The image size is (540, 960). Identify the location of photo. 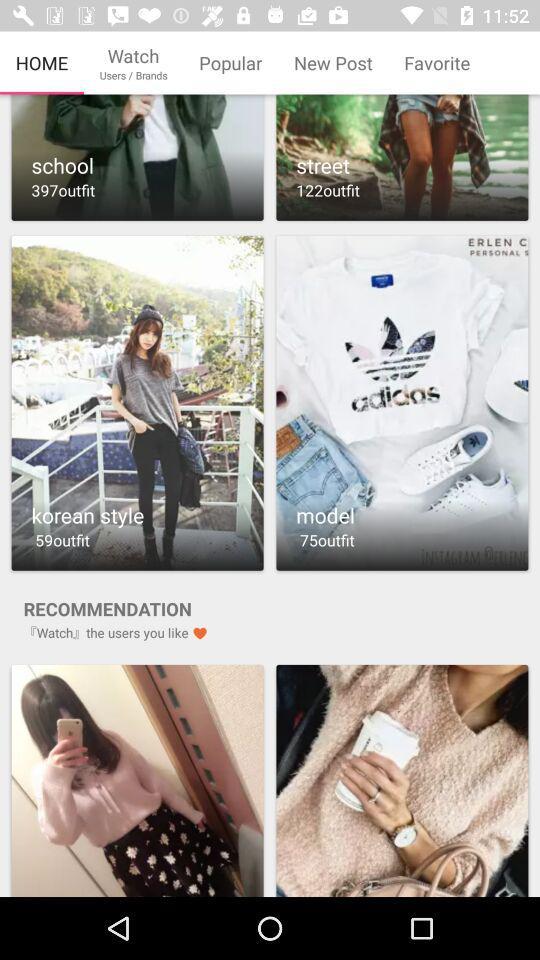
(136, 779).